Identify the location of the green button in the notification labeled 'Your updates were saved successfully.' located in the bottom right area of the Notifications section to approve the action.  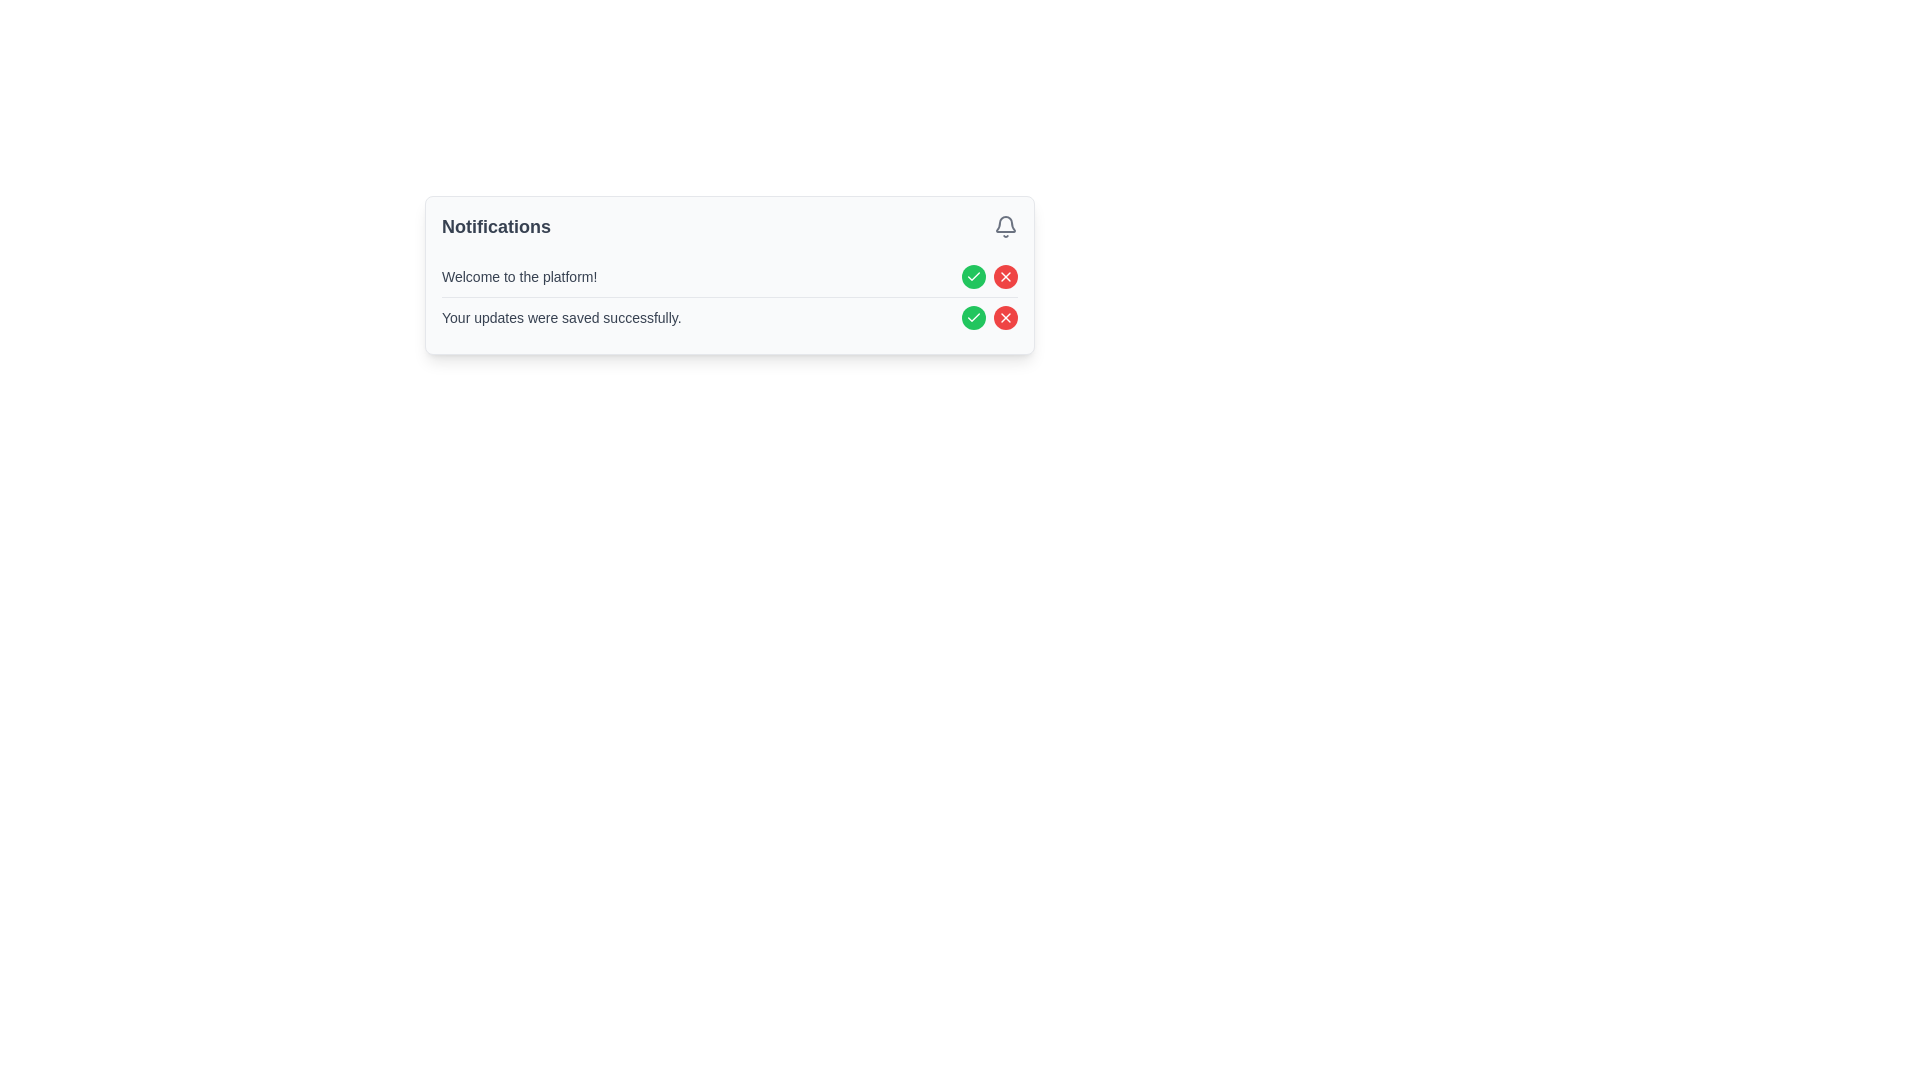
(989, 316).